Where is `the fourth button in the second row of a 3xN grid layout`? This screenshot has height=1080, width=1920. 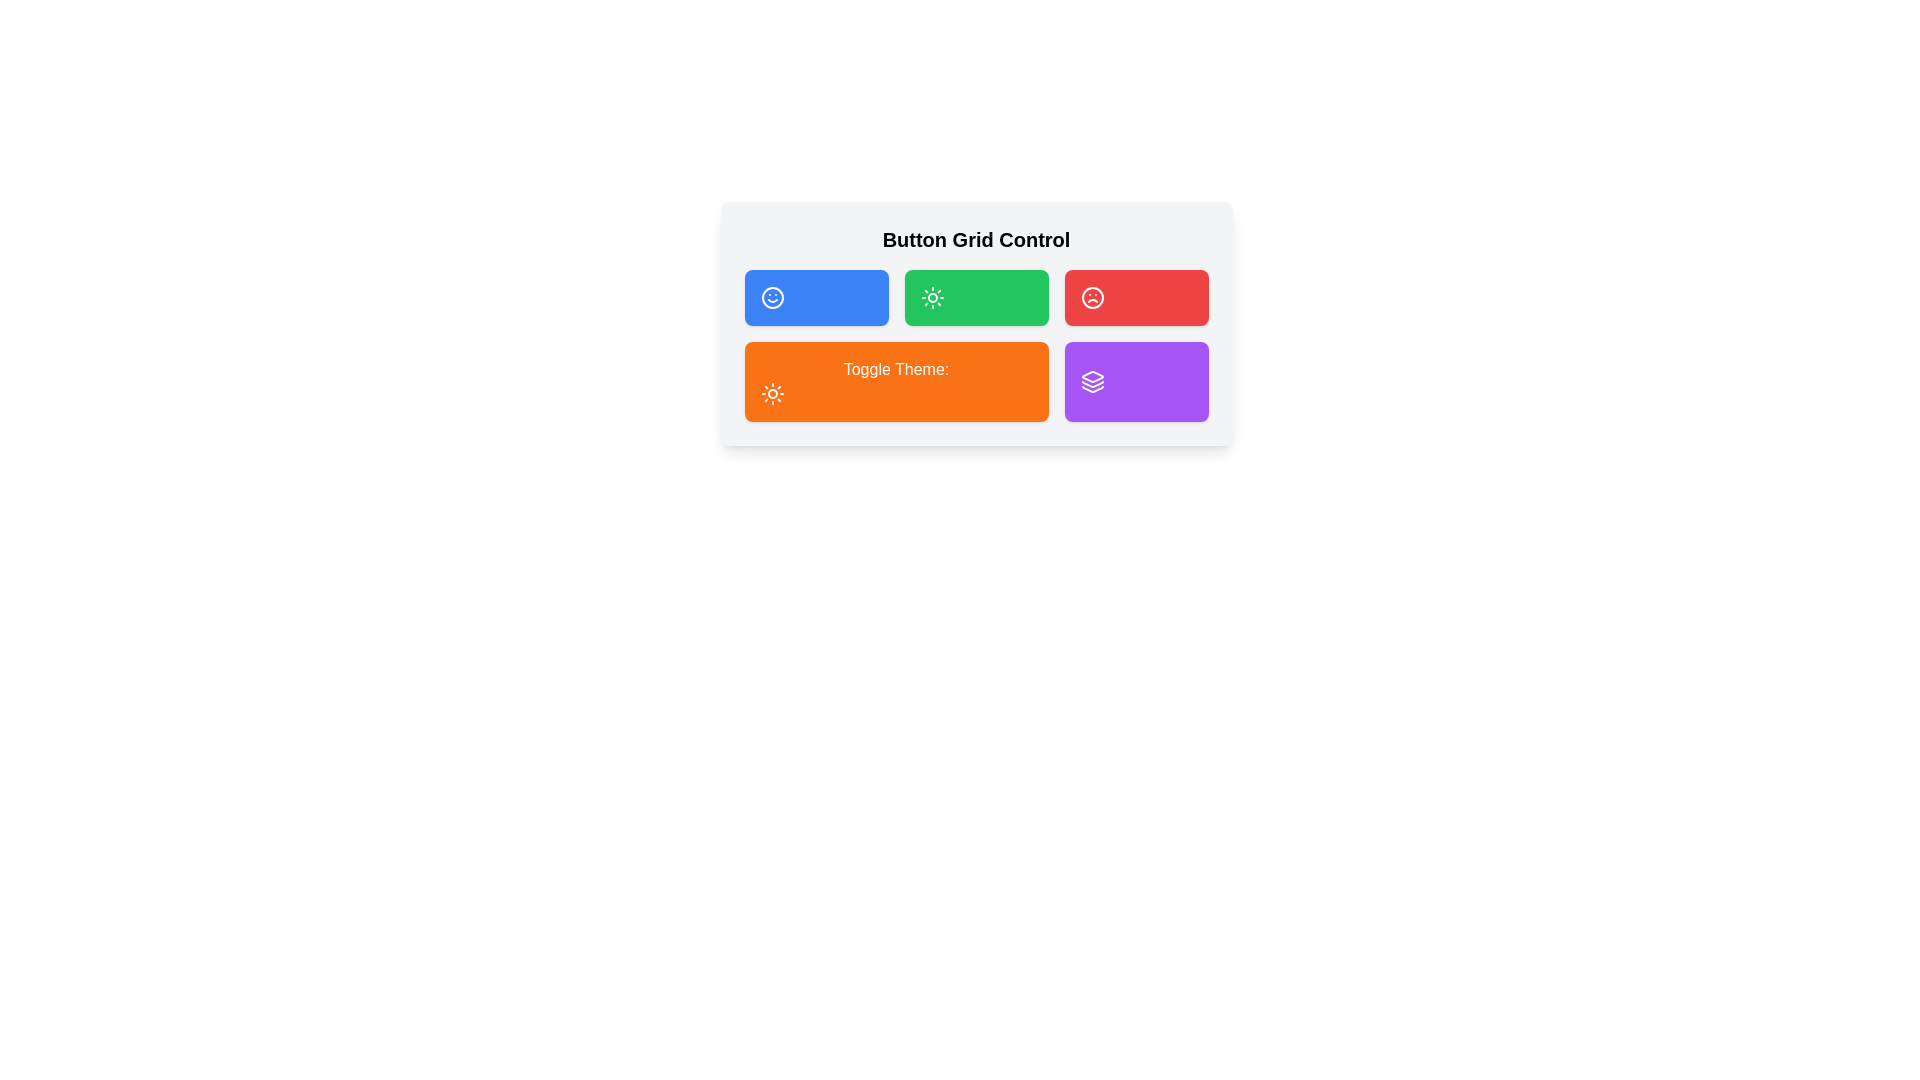
the fourth button in the second row of a 3xN grid layout is located at coordinates (1136, 381).